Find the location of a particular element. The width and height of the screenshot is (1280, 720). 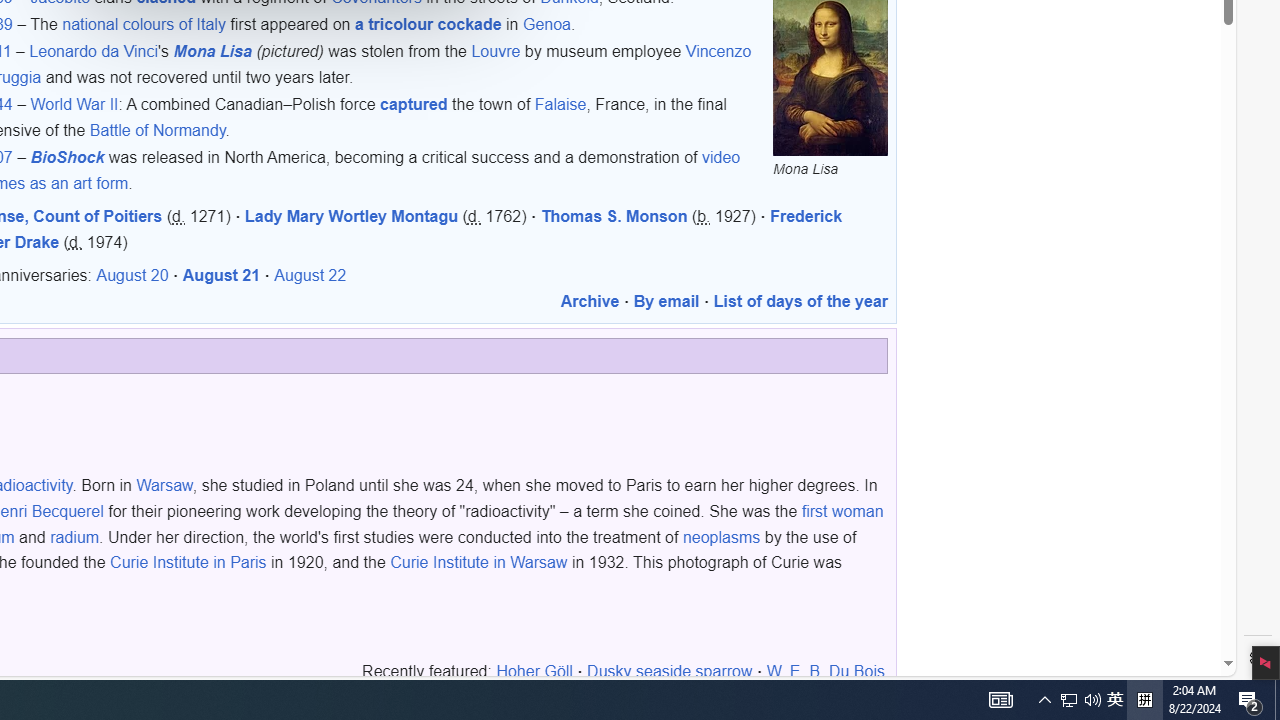

'List of days of the year' is located at coordinates (800, 302).